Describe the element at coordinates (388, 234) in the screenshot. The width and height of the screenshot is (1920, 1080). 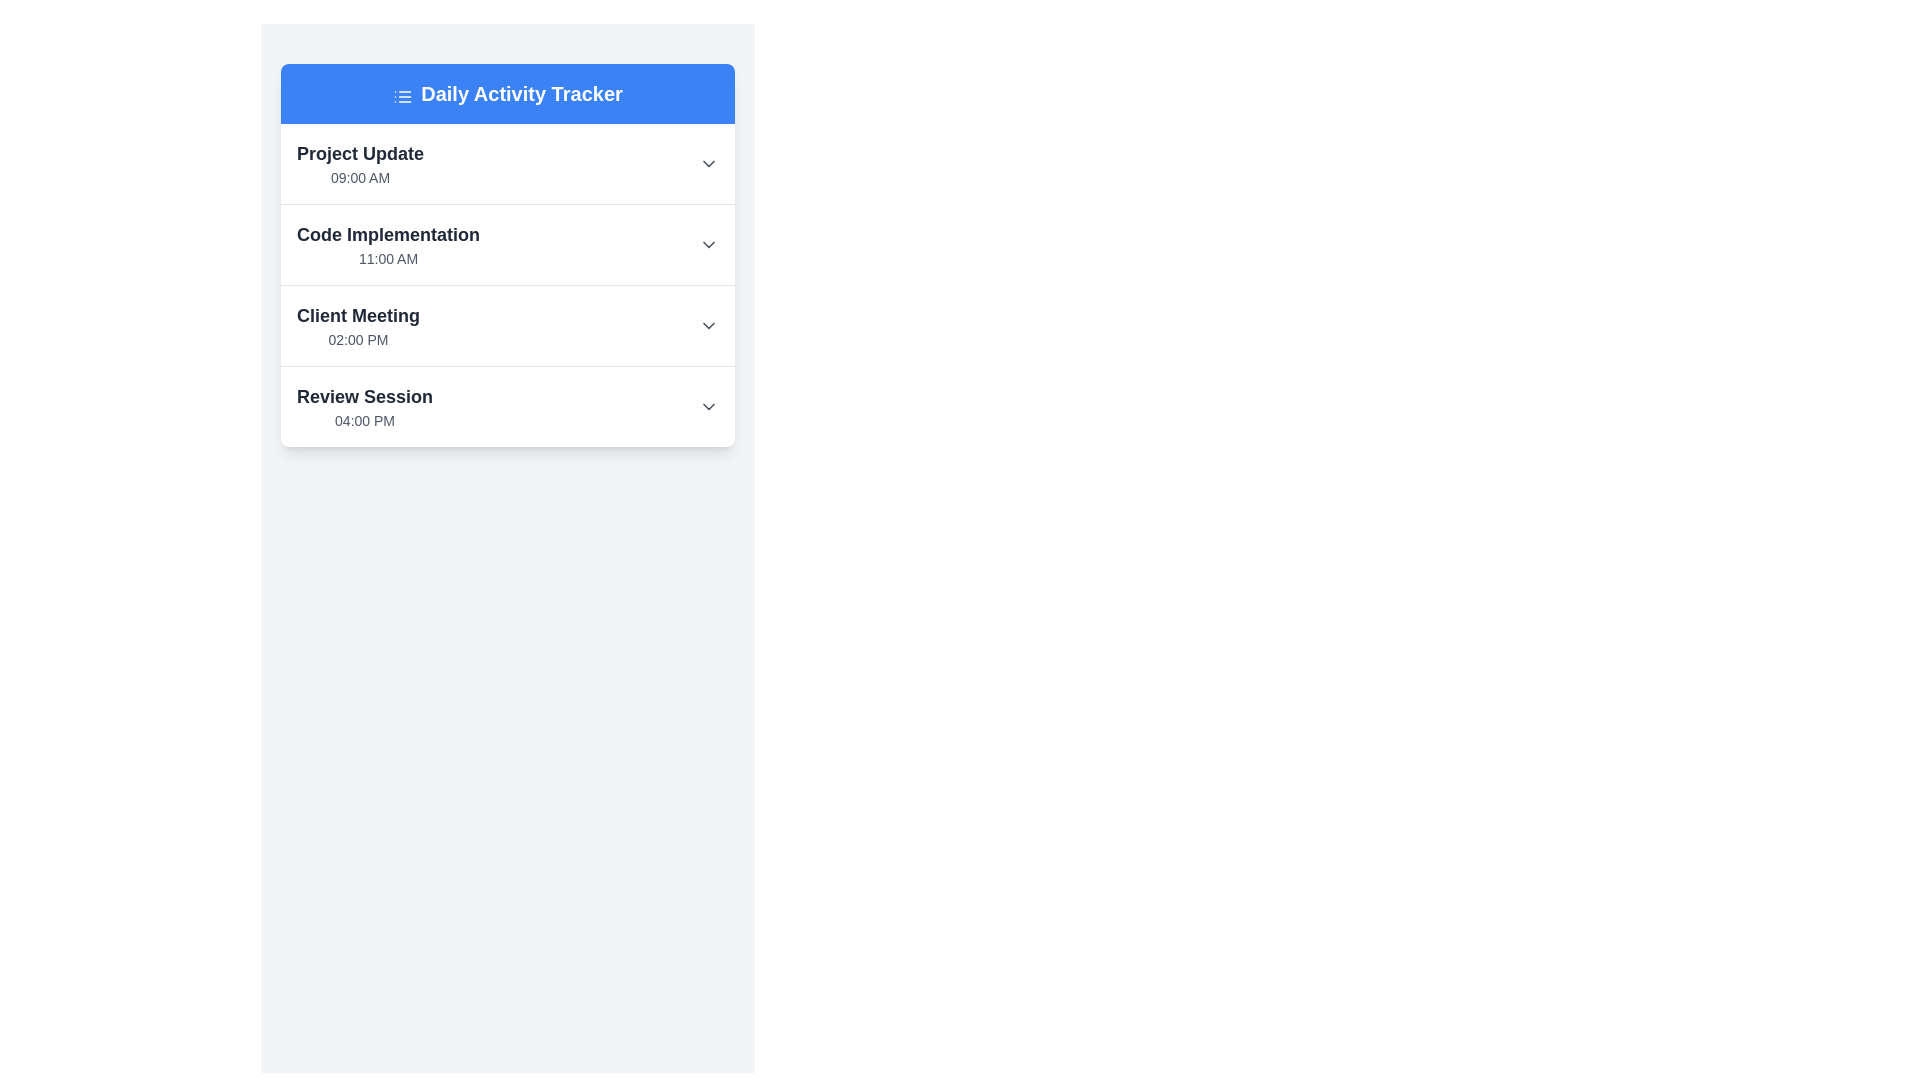
I see `the content of the text label titled 'Code Implementation', which is positioned above the time label '11:00 AM' in the Daily Activity Tracker` at that location.